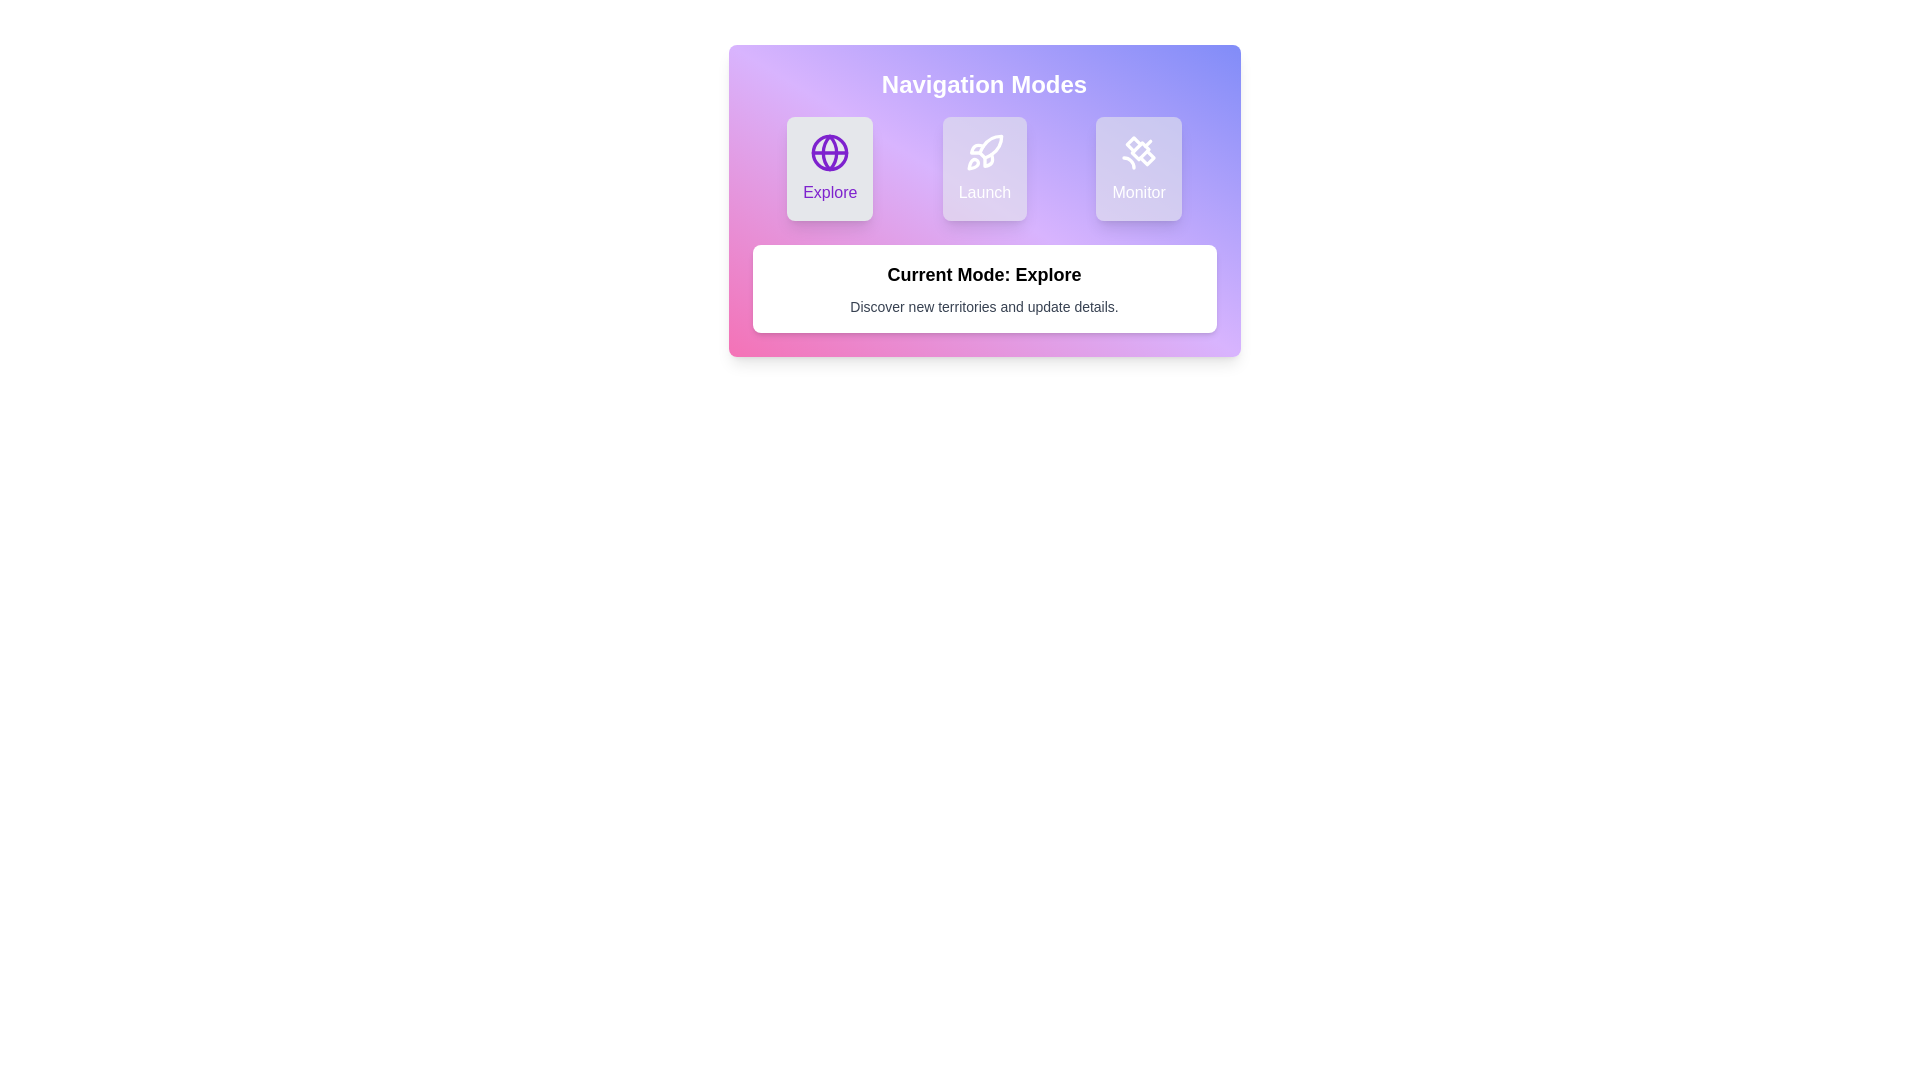  What do you see at coordinates (984, 168) in the screenshot?
I see `the navigation mode Launch by clicking on the corresponding button` at bounding box center [984, 168].